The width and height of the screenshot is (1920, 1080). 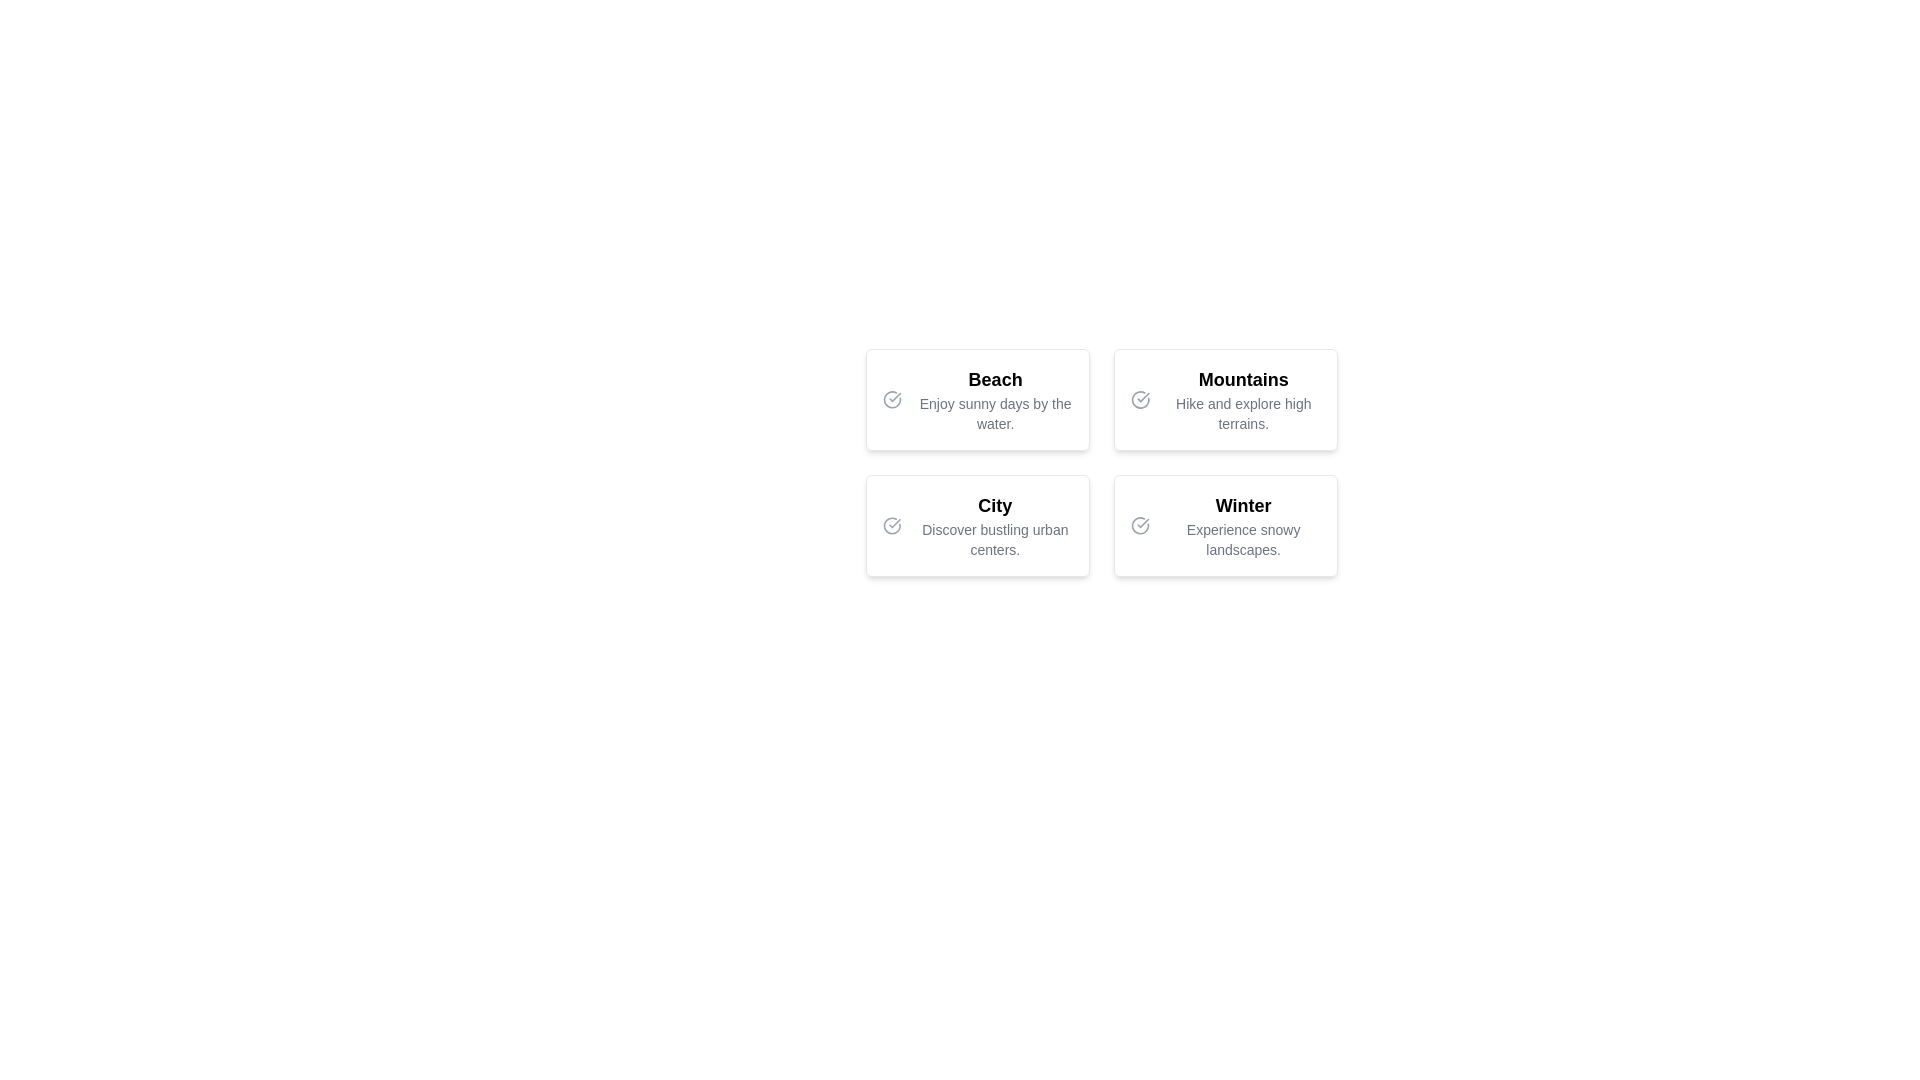 I want to click on the 'City' card, which is the third card in a 2x2 grid layout, containing a bold header 'City' and a description 'Discover bustling urban centers.', along with a check mark icon on the left, so click(x=978, y=524).